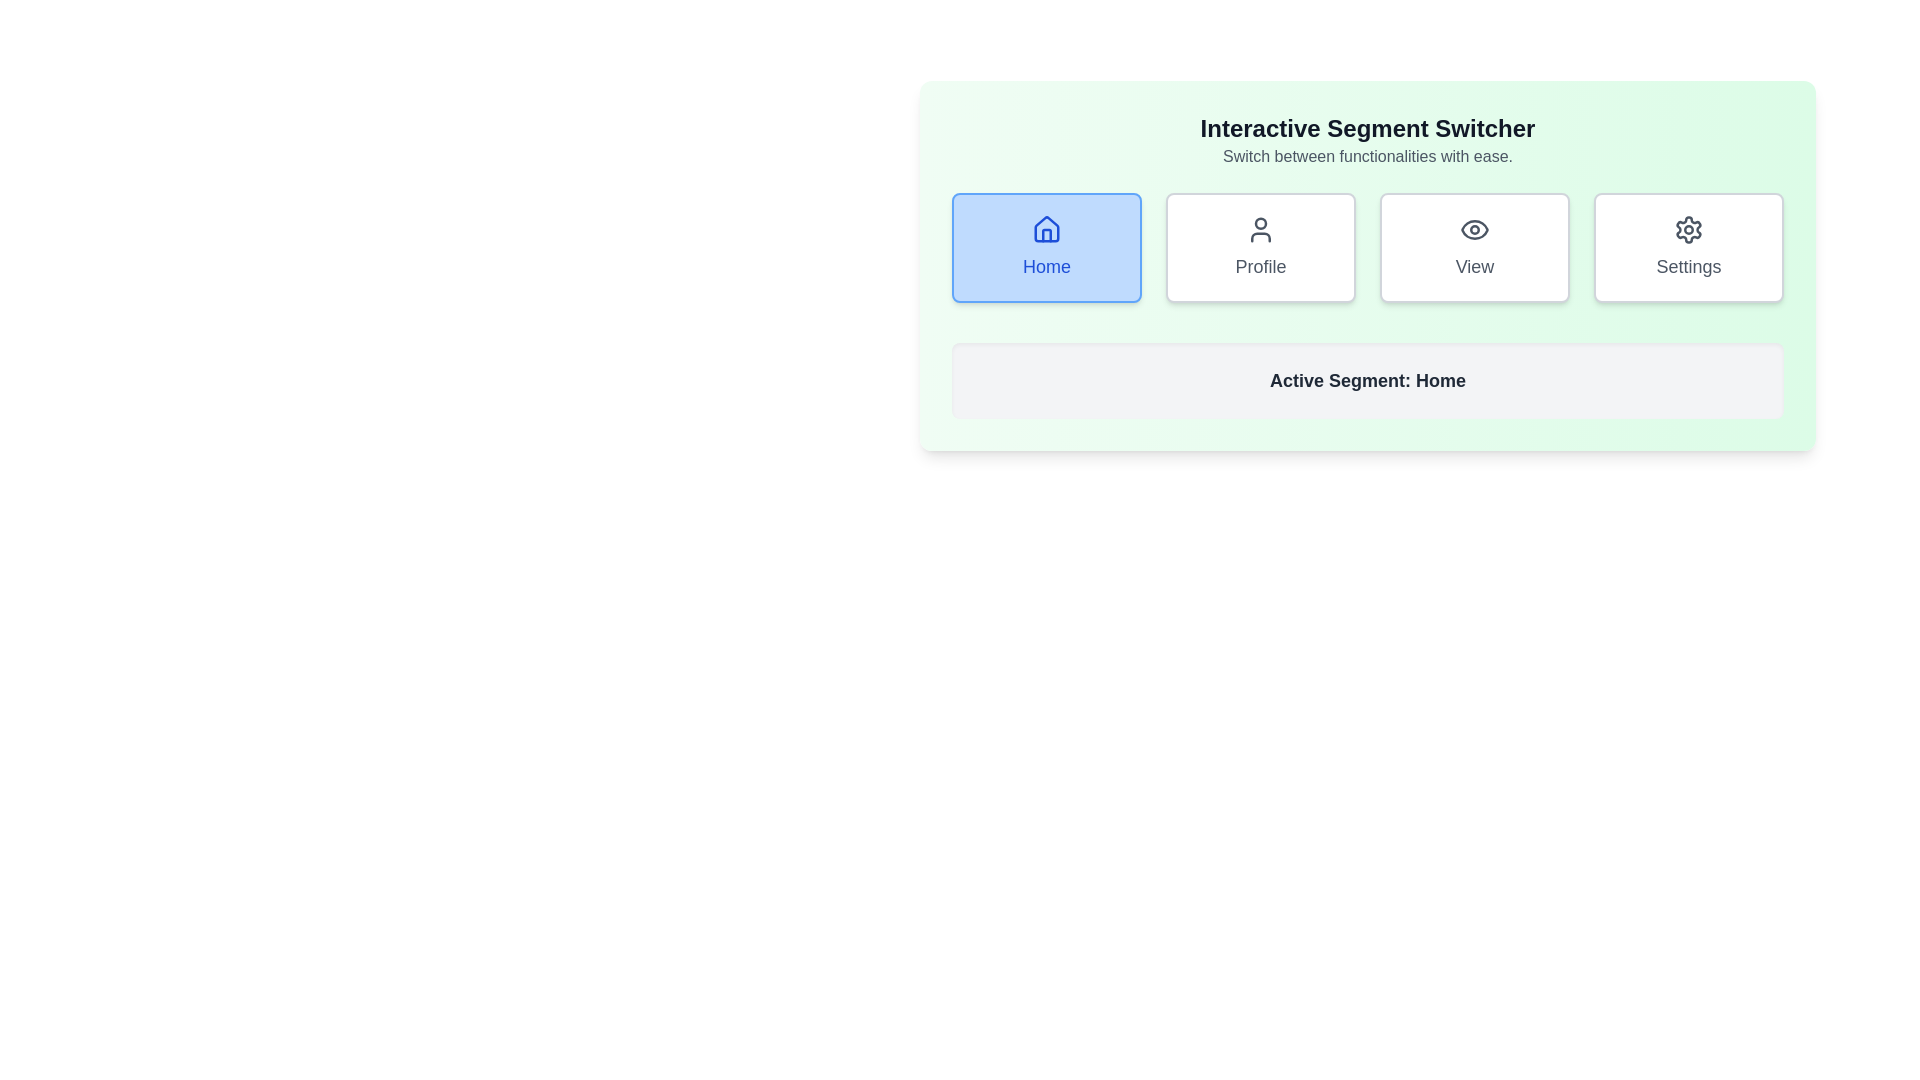 This screenshot has height=1080, width=1920. What do you see at coordinates (1688, 229) in the screenshot?
I see `on the gear-shaped settings icon, which is the rightmost icon in the navigation row above the 'Settings' label` at bounding box center [1688, 229].